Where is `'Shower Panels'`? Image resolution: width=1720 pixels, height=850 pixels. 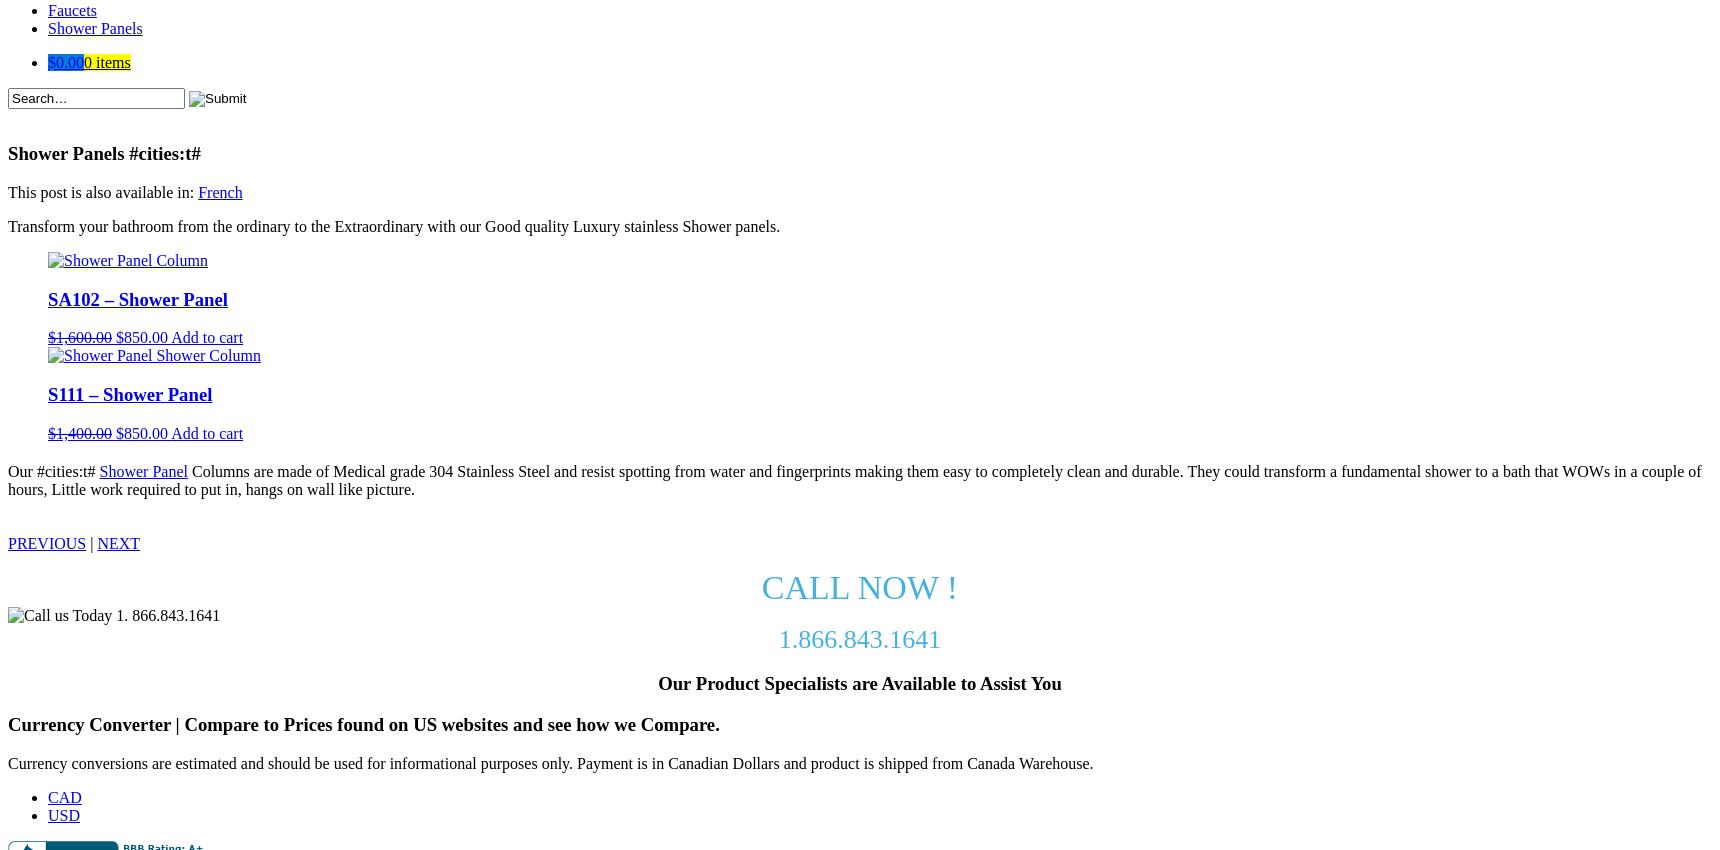 'Shower Panels' is located at coordinates (94, 26).